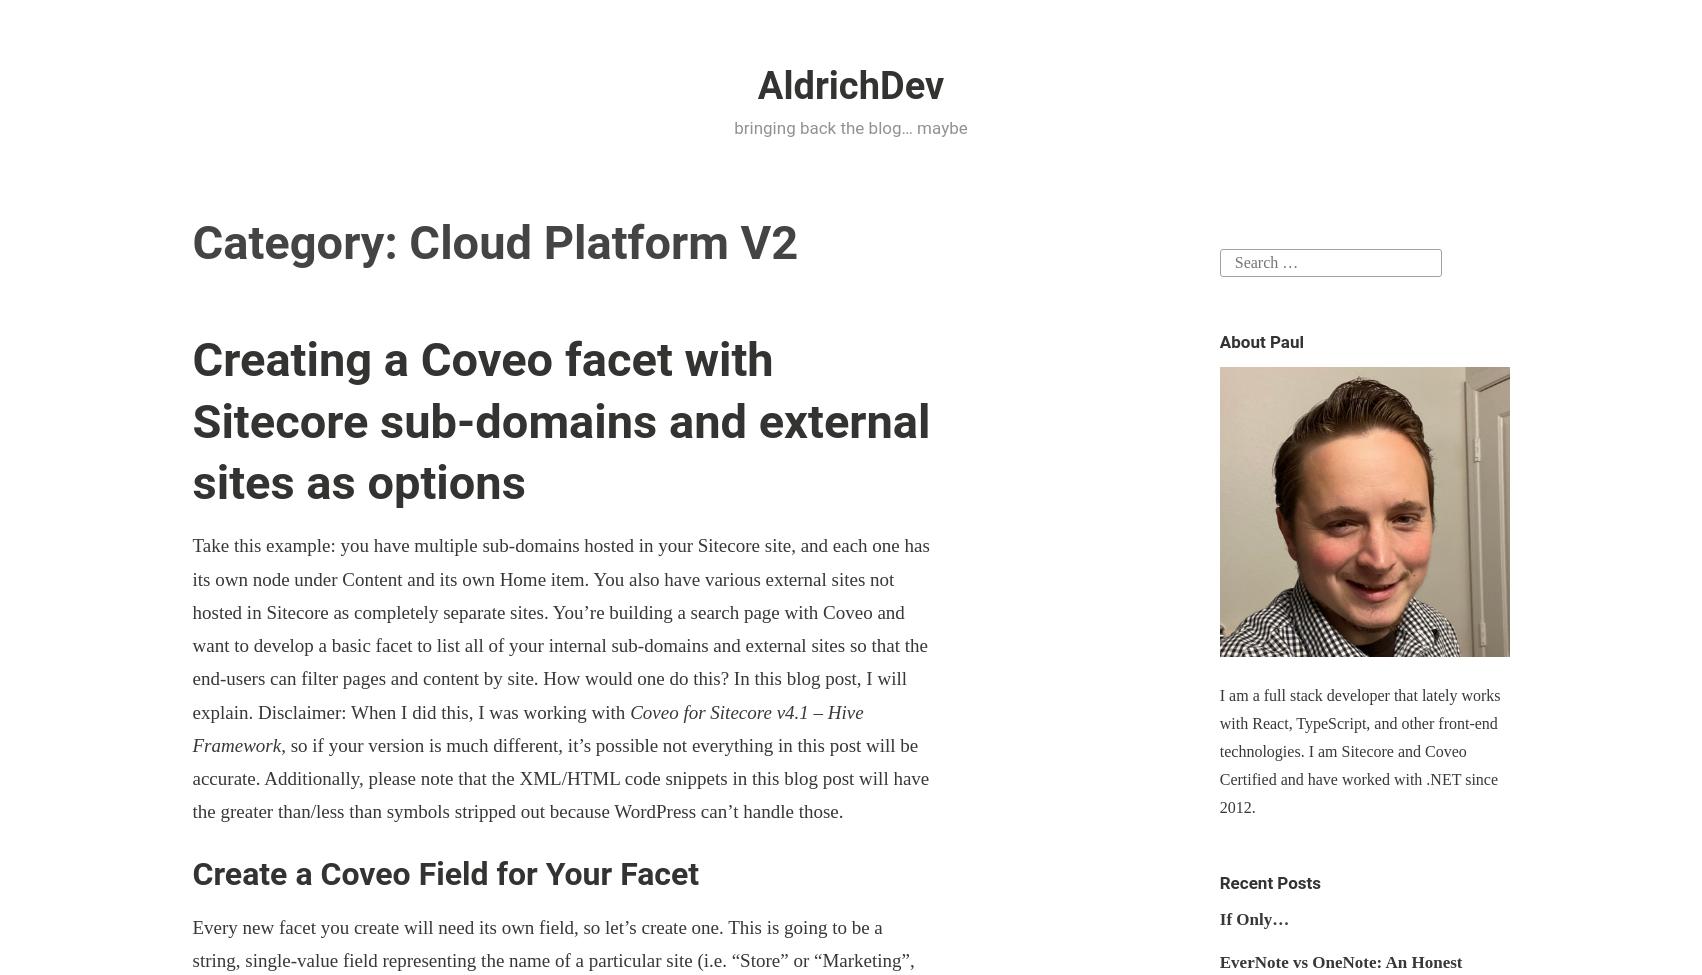  I want to click on 'Creating a Coveo facet with Sitecore sub-domains and external sites as options', so click(559, 420).